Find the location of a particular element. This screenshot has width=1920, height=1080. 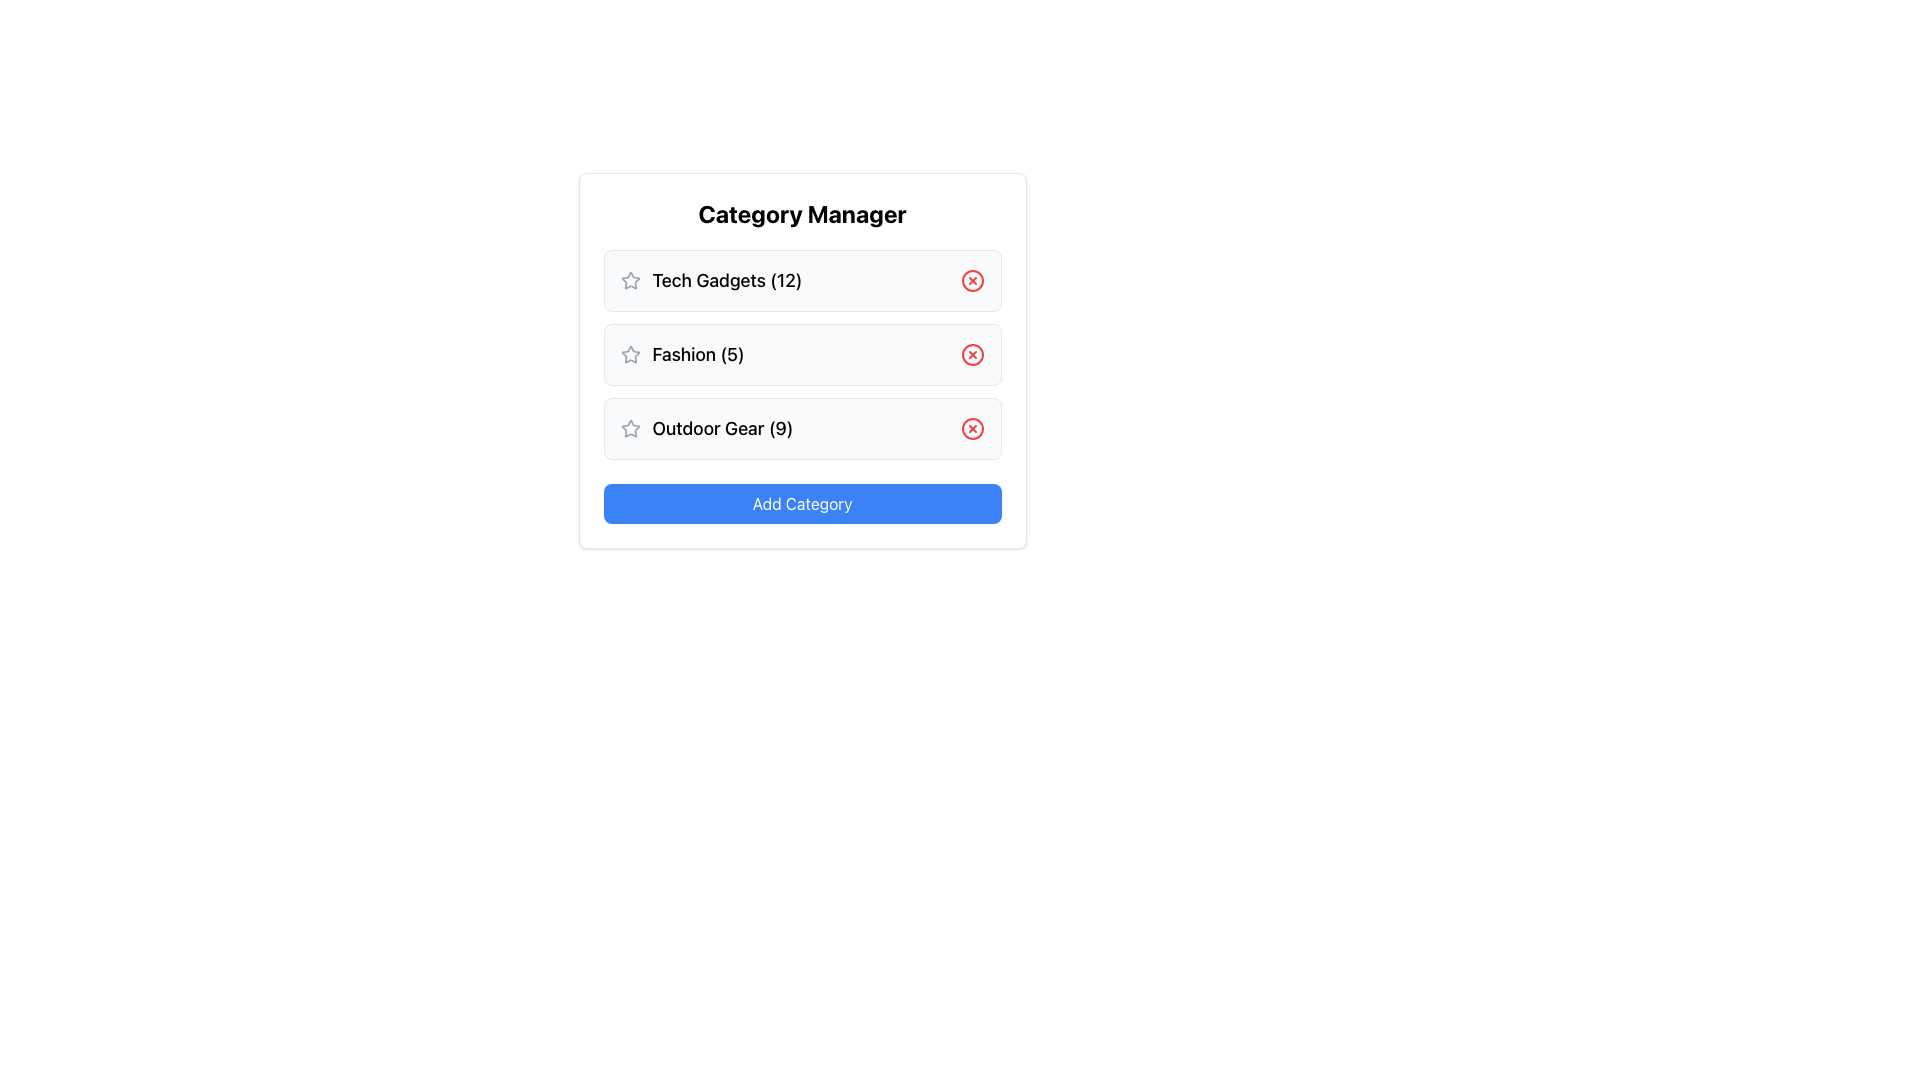

the 'Tech Gadgets' category element is located at coordinates (802, 281).